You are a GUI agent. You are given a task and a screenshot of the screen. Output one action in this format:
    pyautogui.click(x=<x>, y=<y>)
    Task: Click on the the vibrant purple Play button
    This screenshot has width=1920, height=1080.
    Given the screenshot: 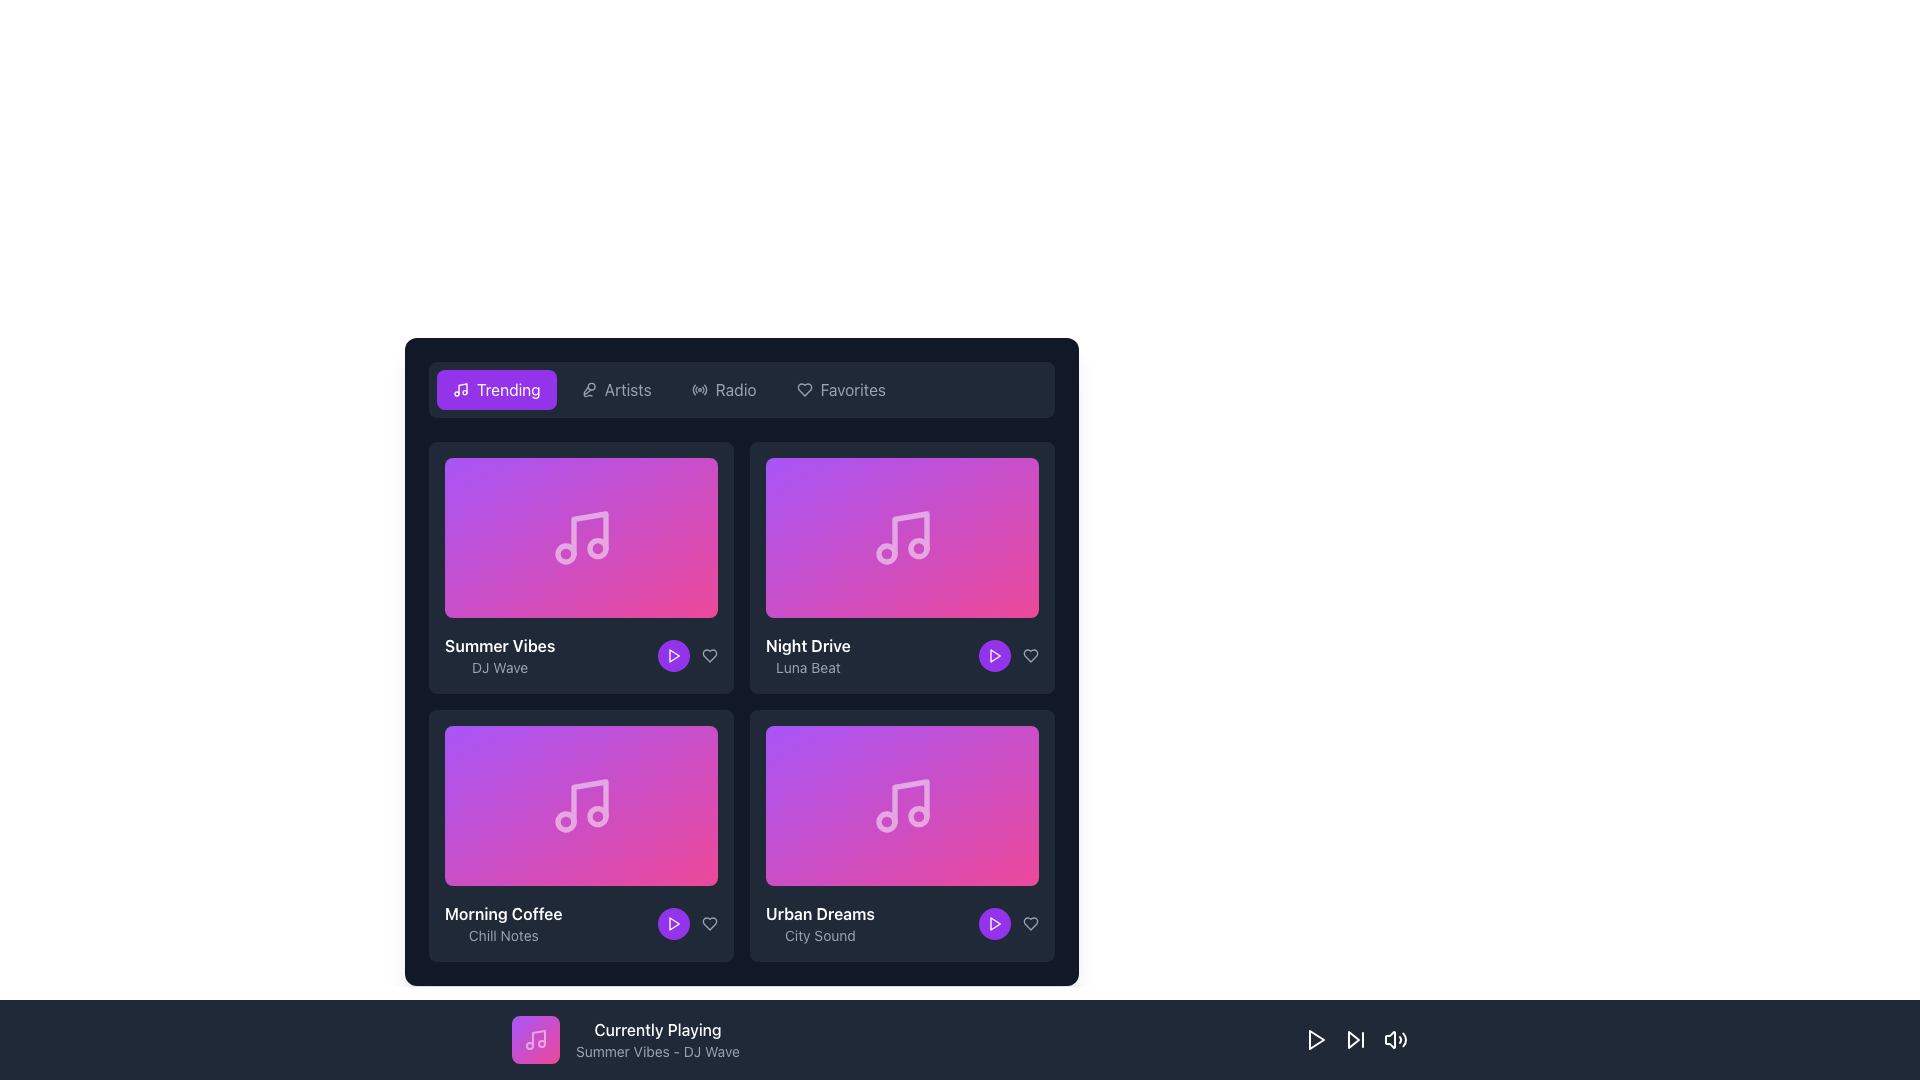 What is the action you would take?
    pyautogui.click(x=994, y=924)
    